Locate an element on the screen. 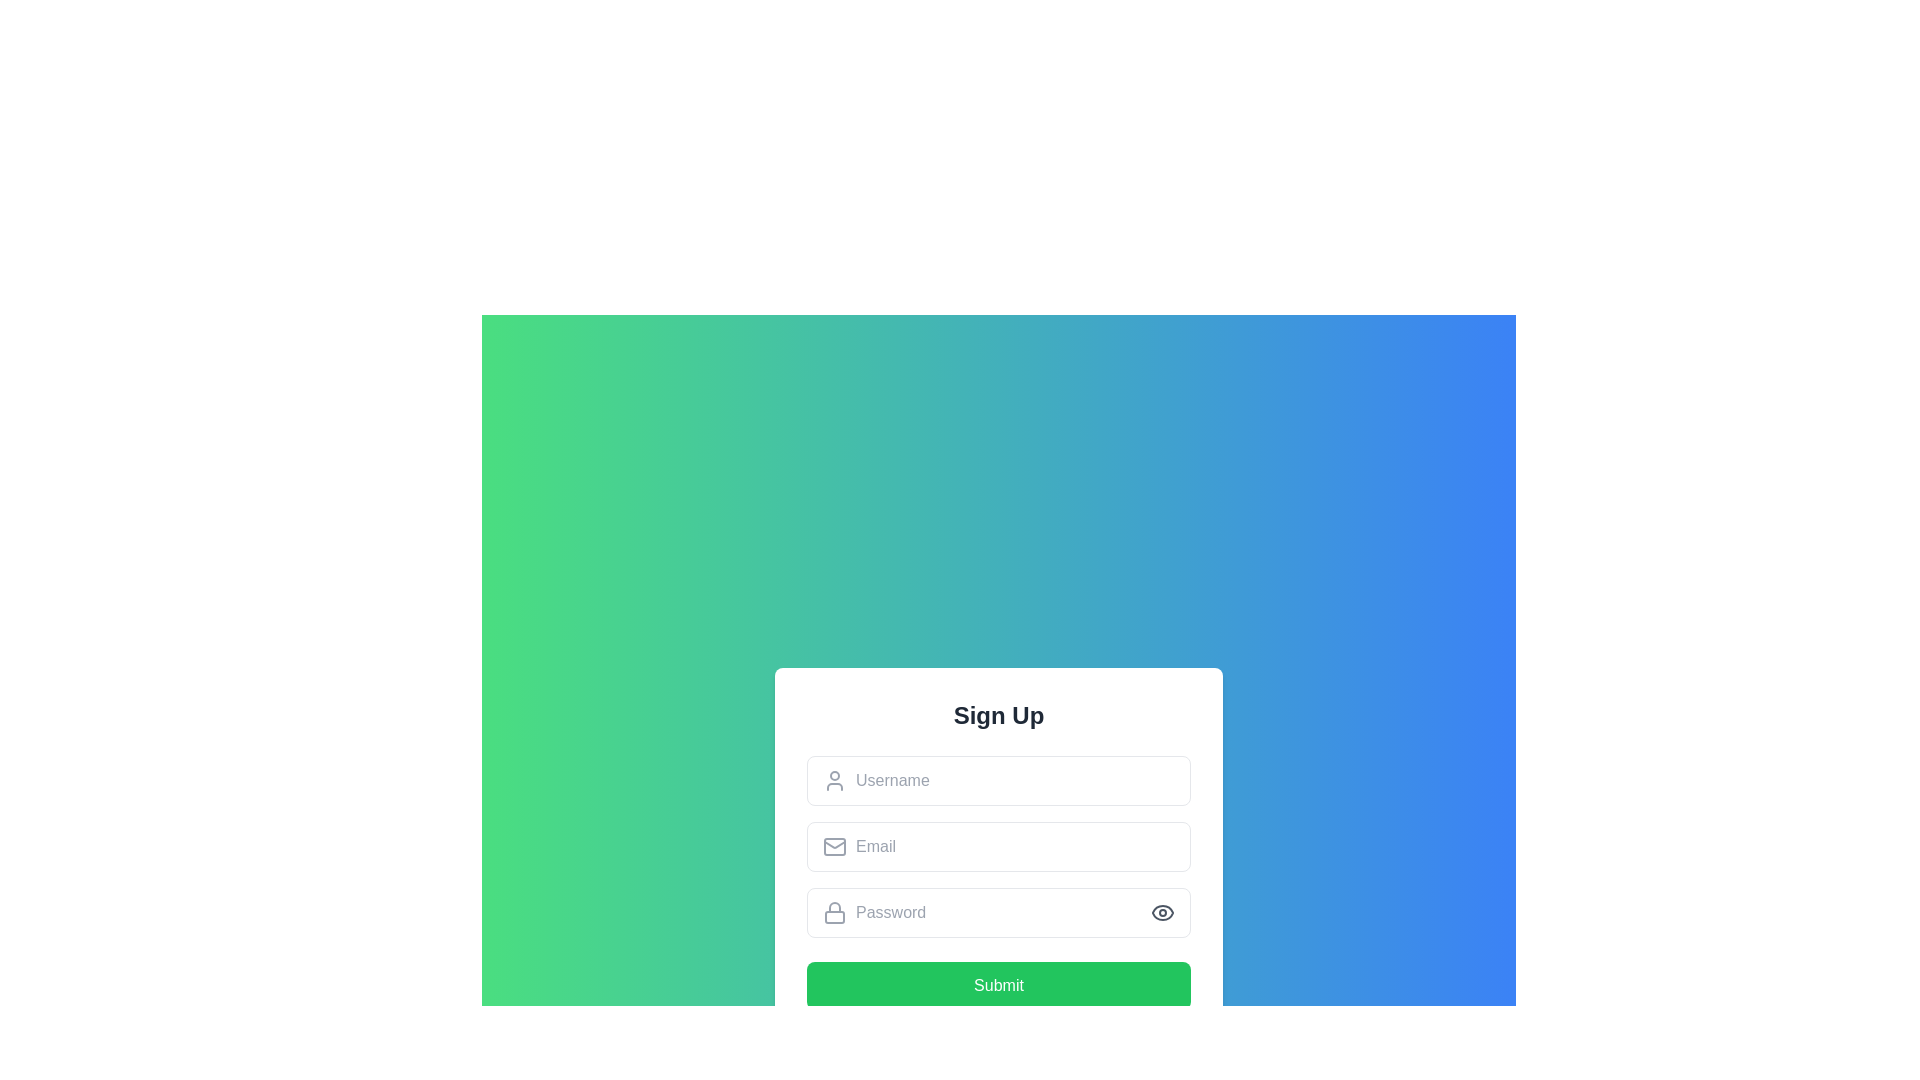 The height and width of the screenshot is (1080, 1920). the green 'Submit' button located at the bottom of the 'Sign Up' card to observe the hover effect is located at coordinates (998, 985).